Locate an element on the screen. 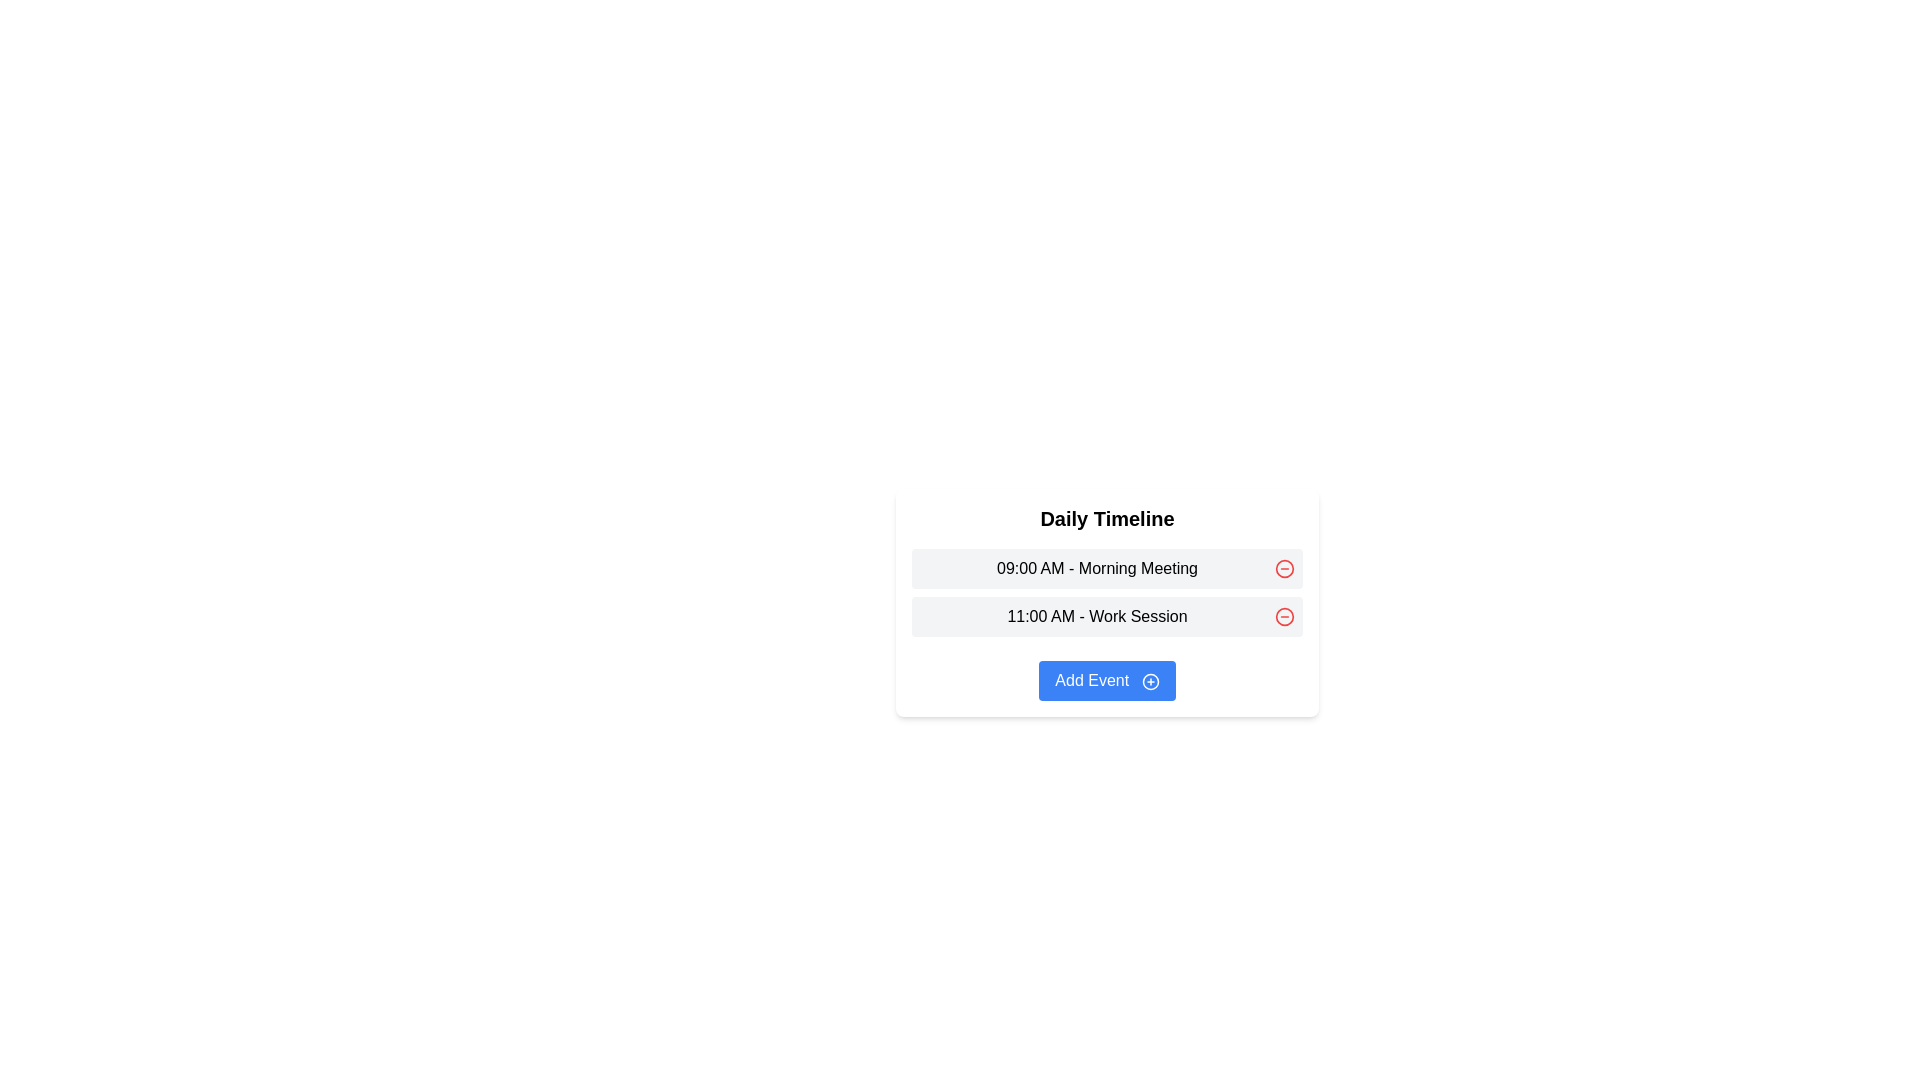 The image size is (1920, 1080). the blue 'Add Event' button with white text and a circular plus icon is located at coordinates (1106, 680).